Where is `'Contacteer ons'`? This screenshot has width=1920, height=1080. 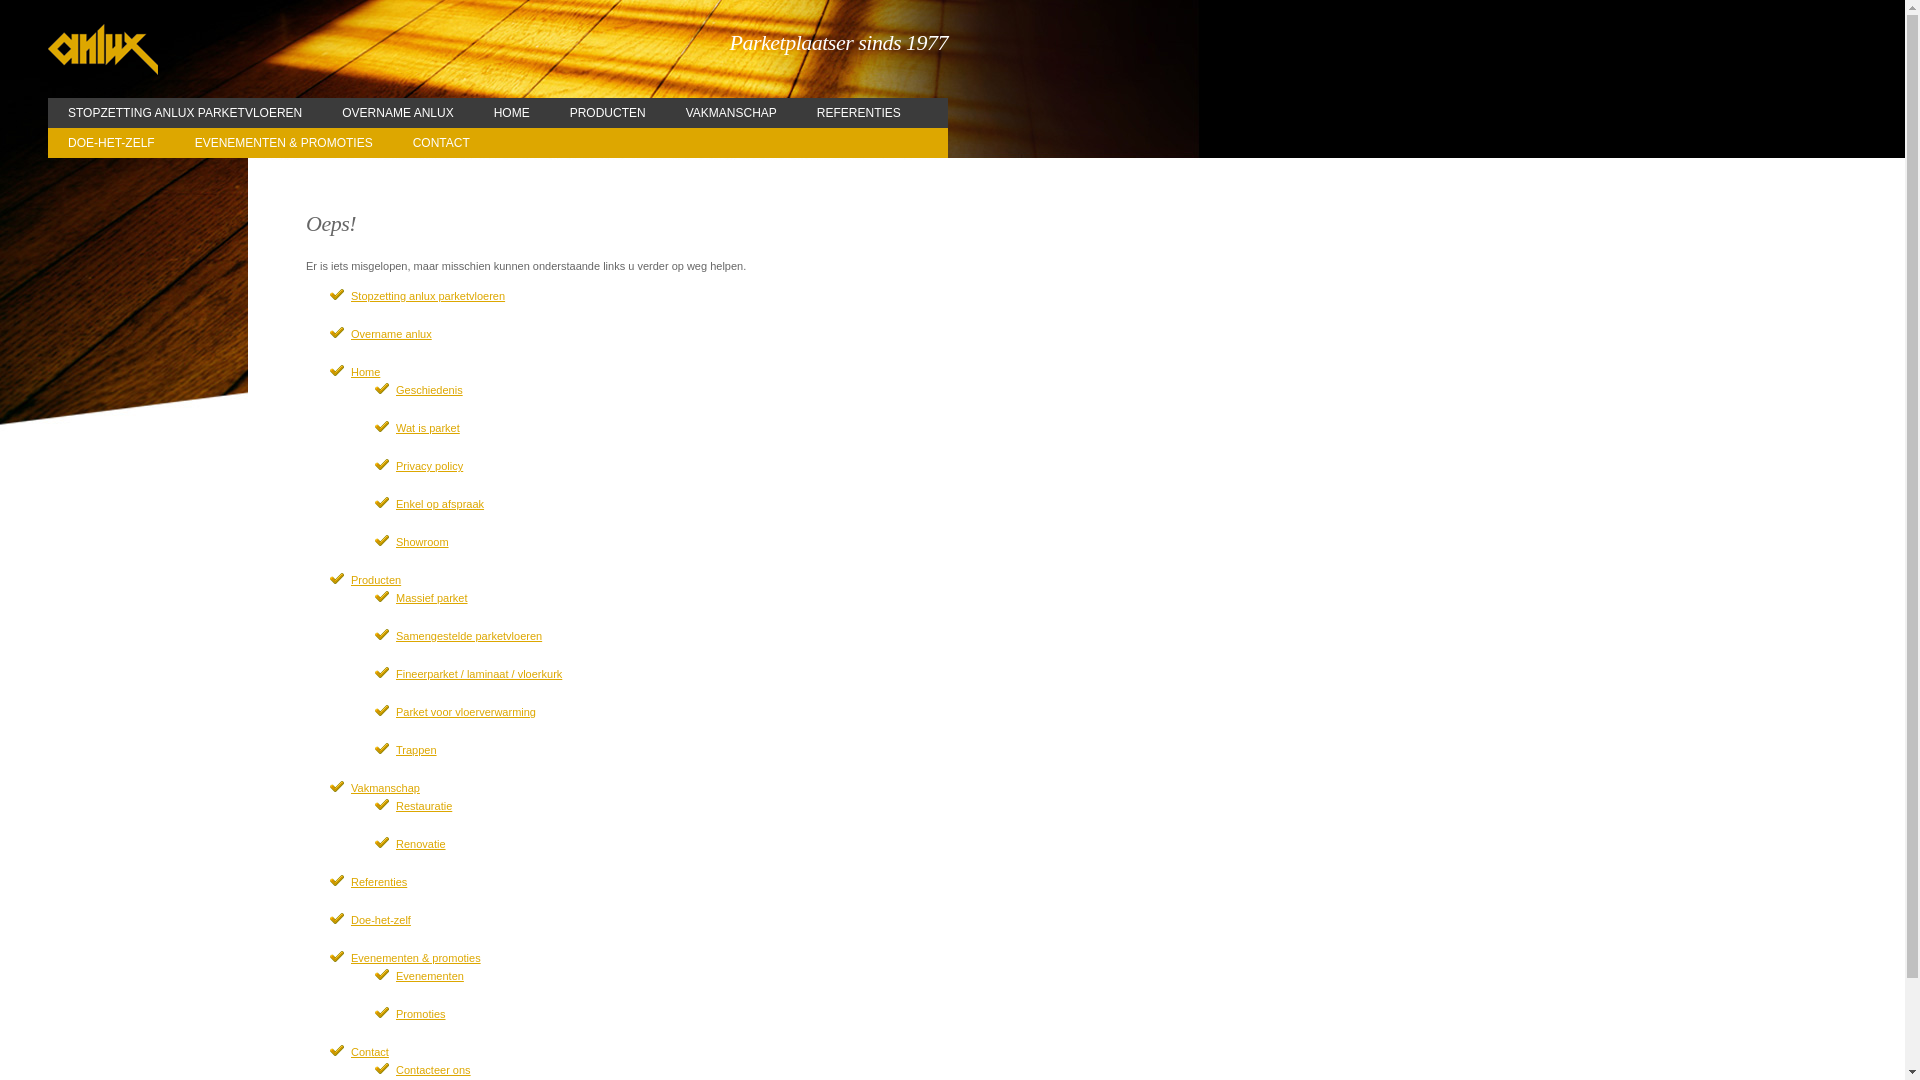 'Contacteer ons' is located at coordinates (395, 1068).